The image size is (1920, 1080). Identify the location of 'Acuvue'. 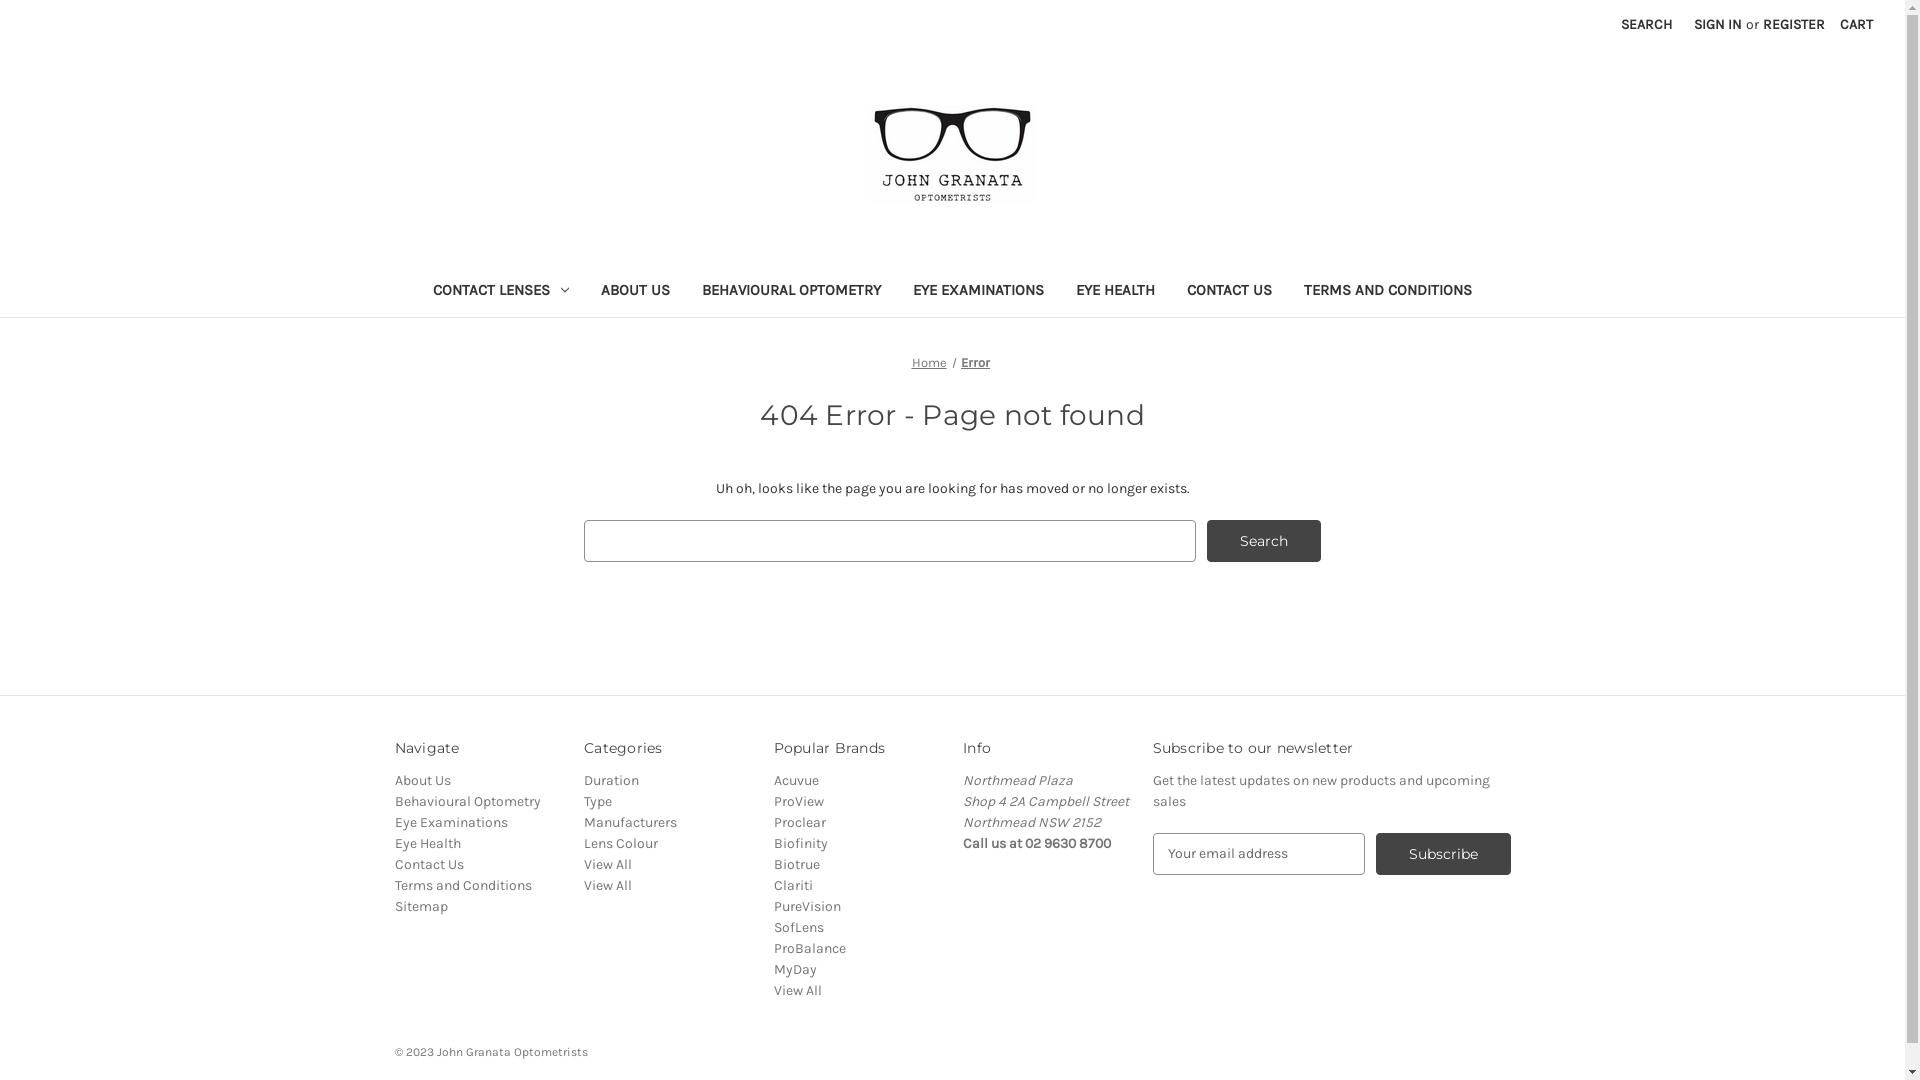
(795, 779).